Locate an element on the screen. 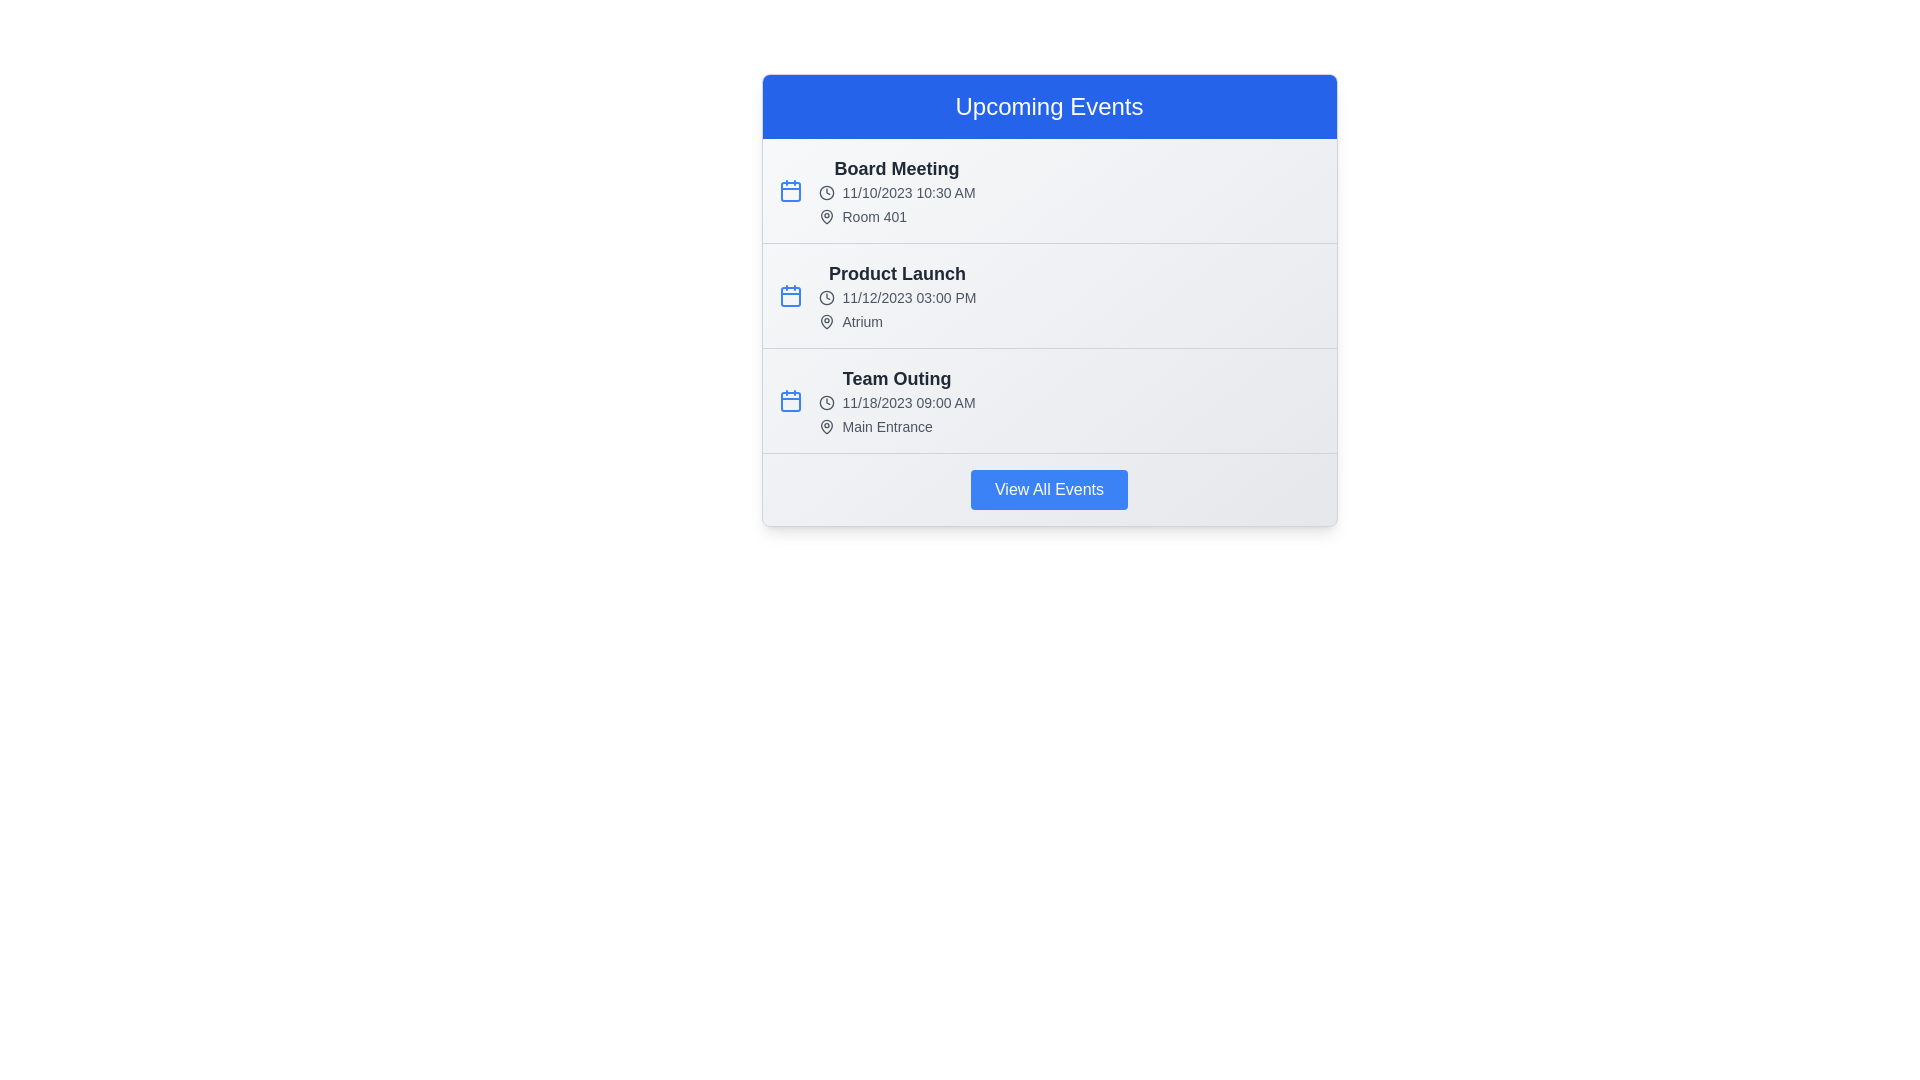 The height and width of the screenshot is (1080, 1920). the calendar icon that represents the 'Board Meeting' event is located at coordinates (789, 191).